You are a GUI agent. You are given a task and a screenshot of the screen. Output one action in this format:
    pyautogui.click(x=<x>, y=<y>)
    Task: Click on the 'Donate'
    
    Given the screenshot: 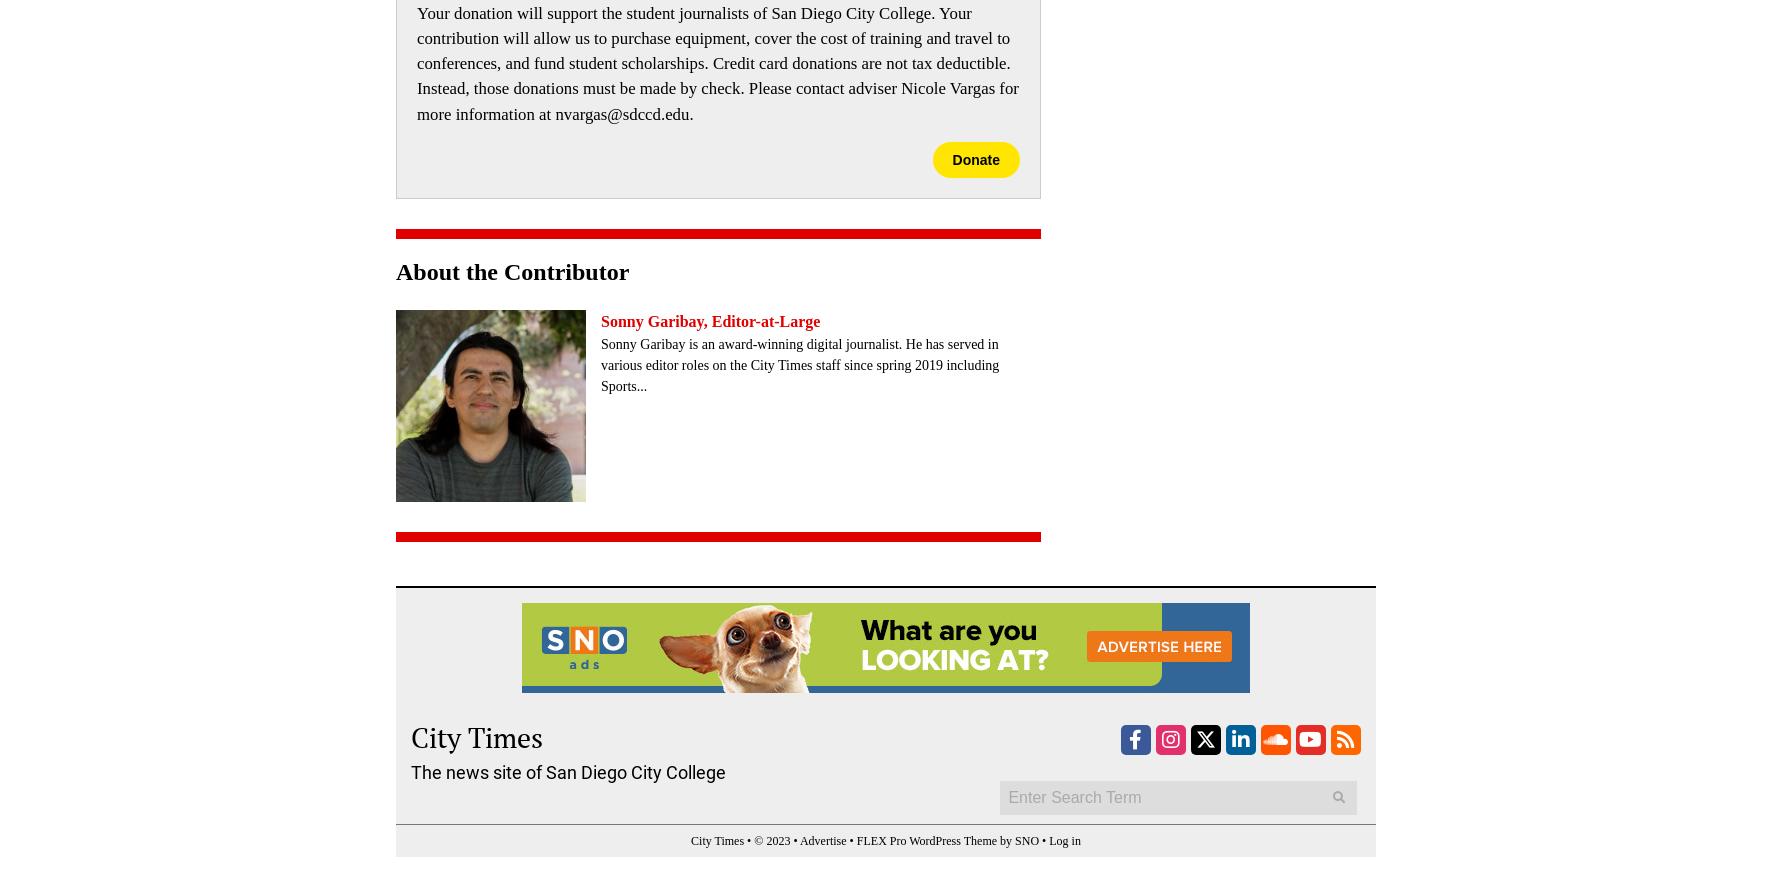 What is the action you would take?
    pyautogui.click(x=975, y=159)
    